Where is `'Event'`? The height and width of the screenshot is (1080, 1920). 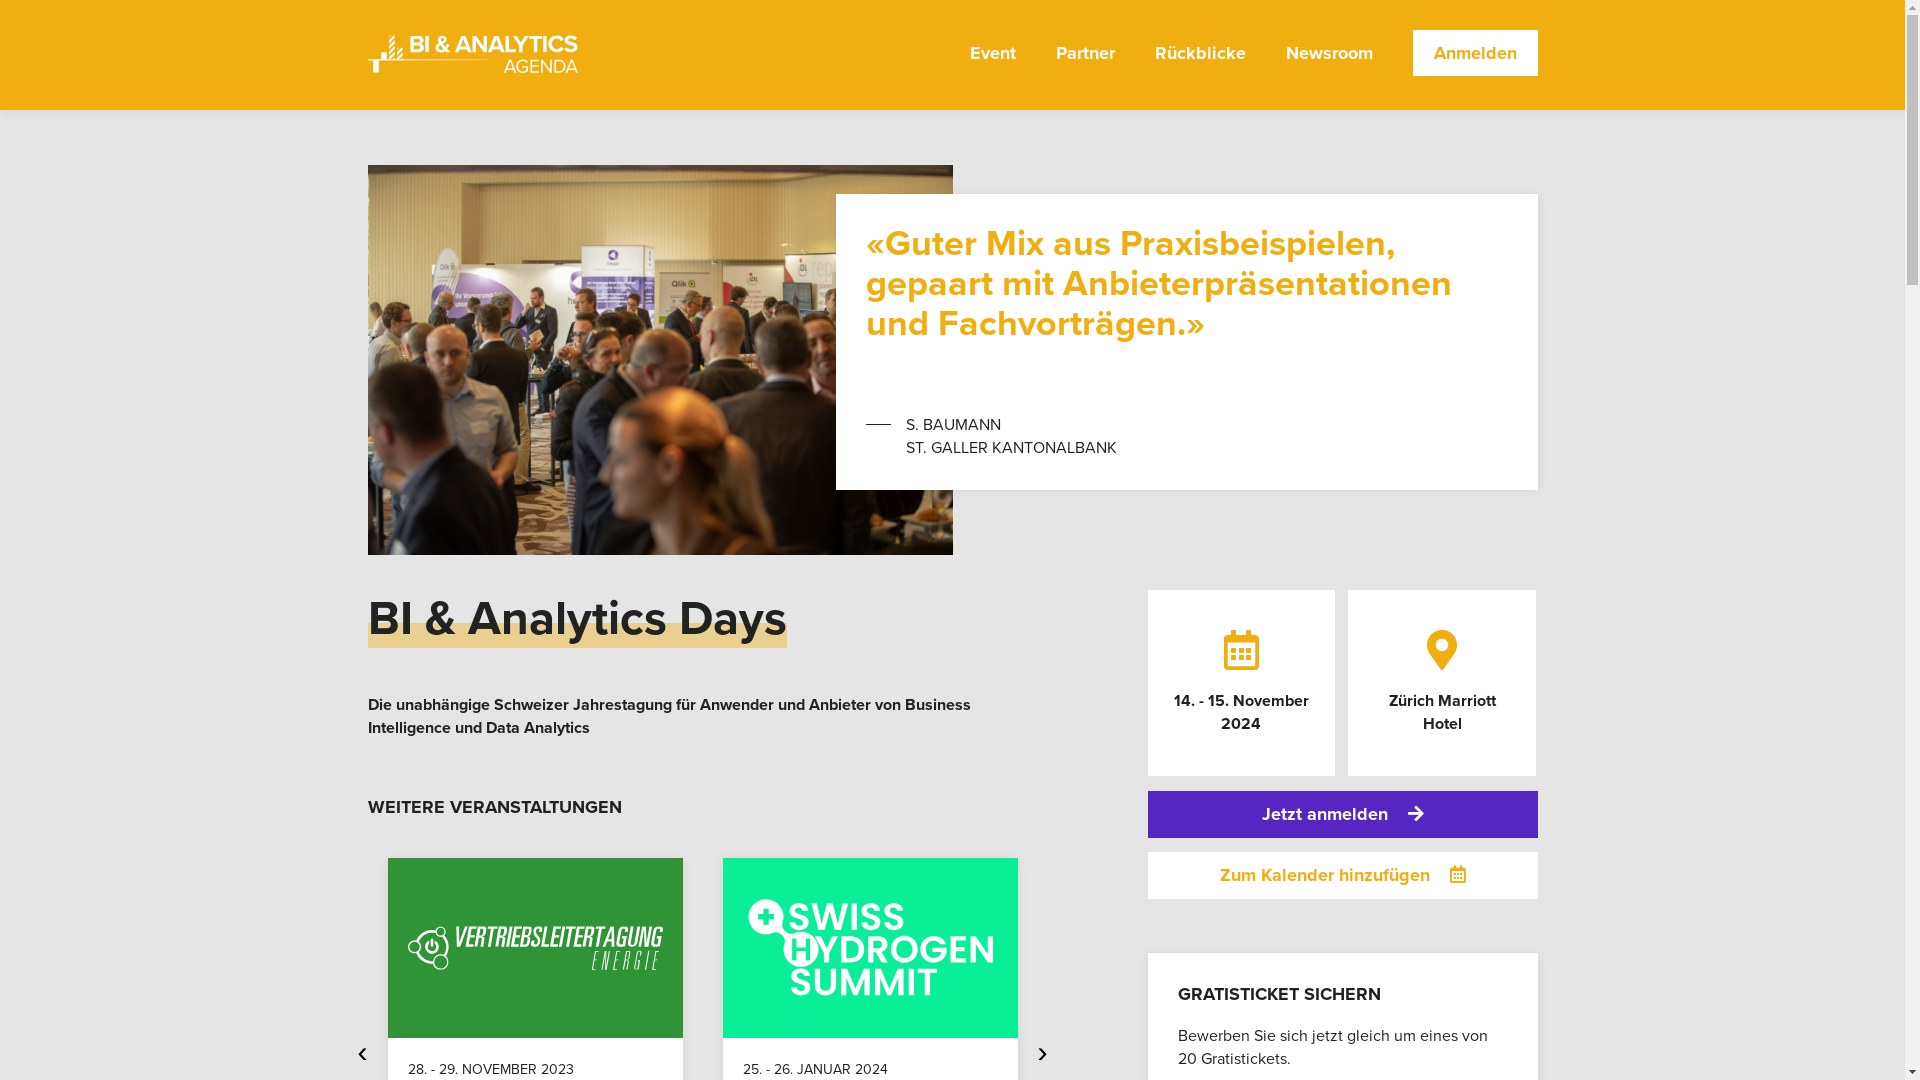
'Event' is located at coordinates (993, 67).